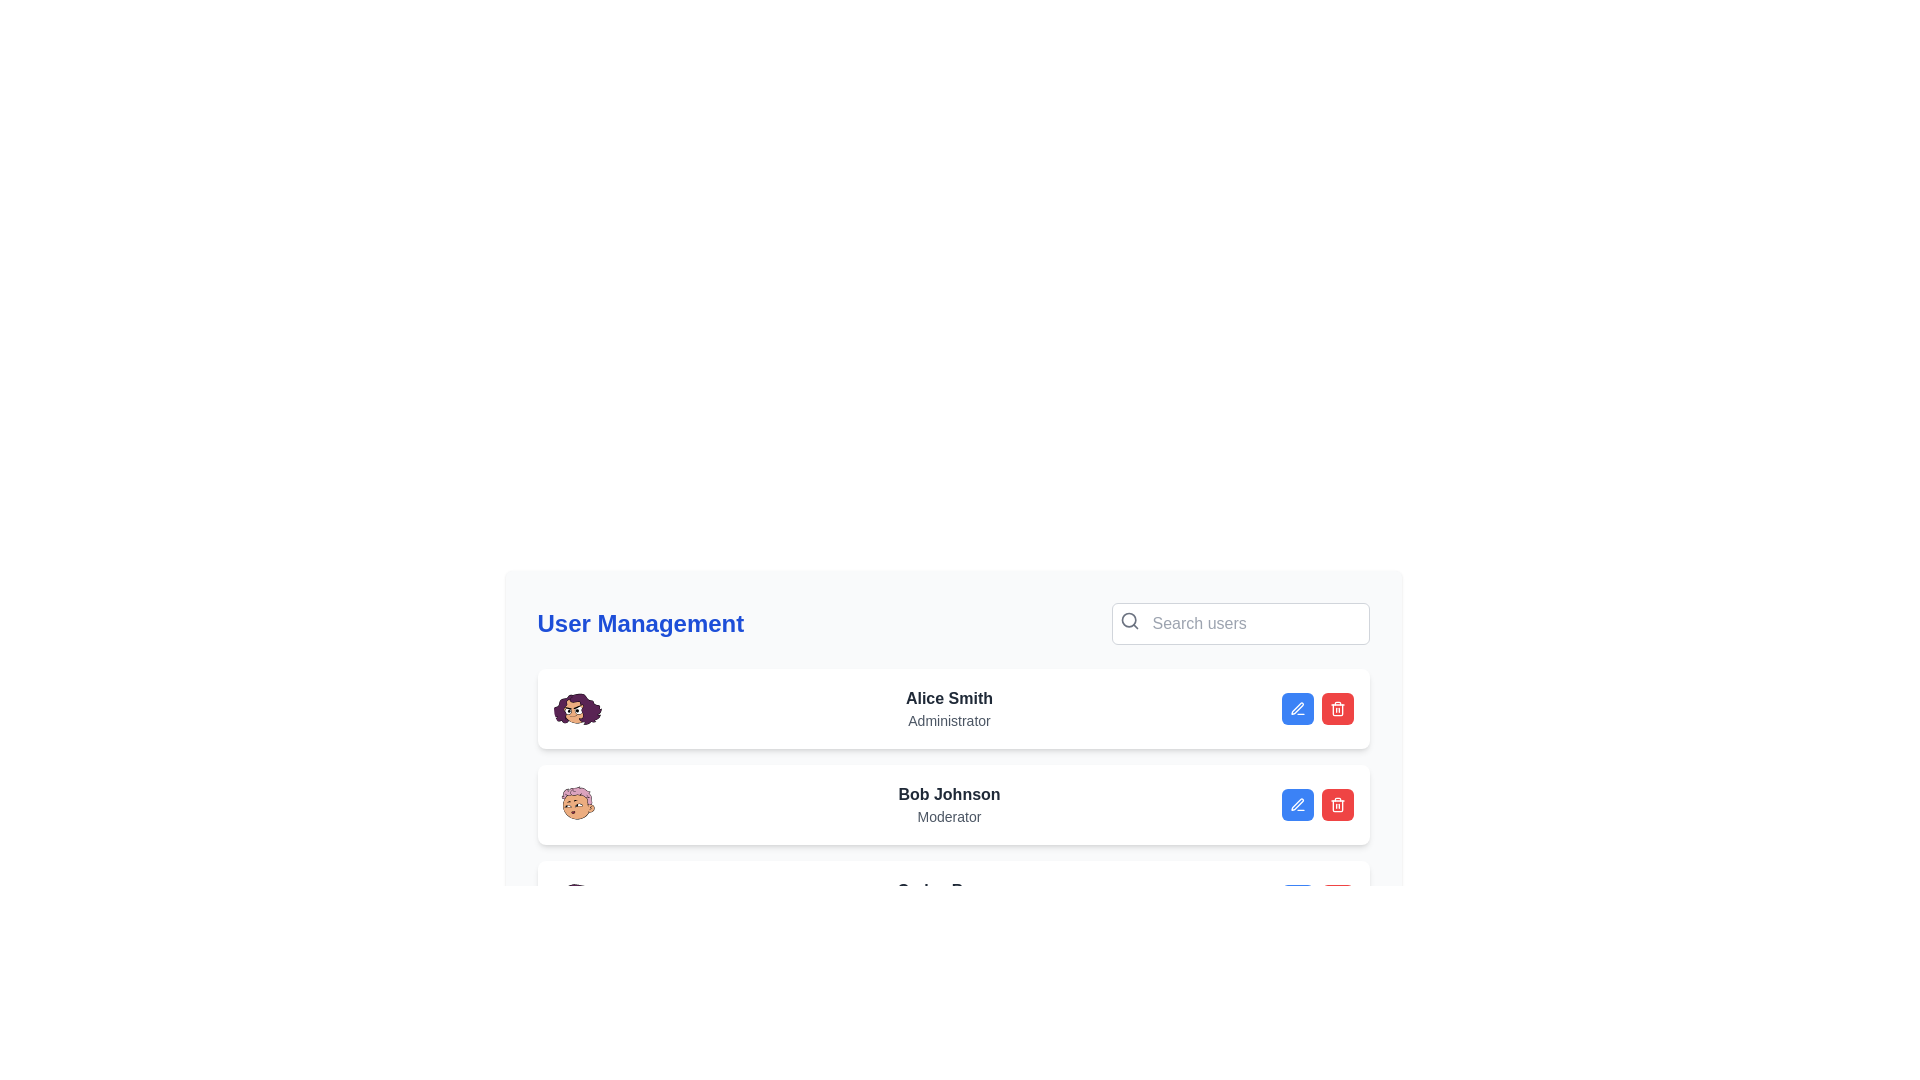 Image resolution: width=1920 pixels, height=1080 pixels. I want to click on the non-interactive text label that provides additional information about the user 'Alice Smith', positioned directly below the name and under the heading 'User Management', so click(948, 721).